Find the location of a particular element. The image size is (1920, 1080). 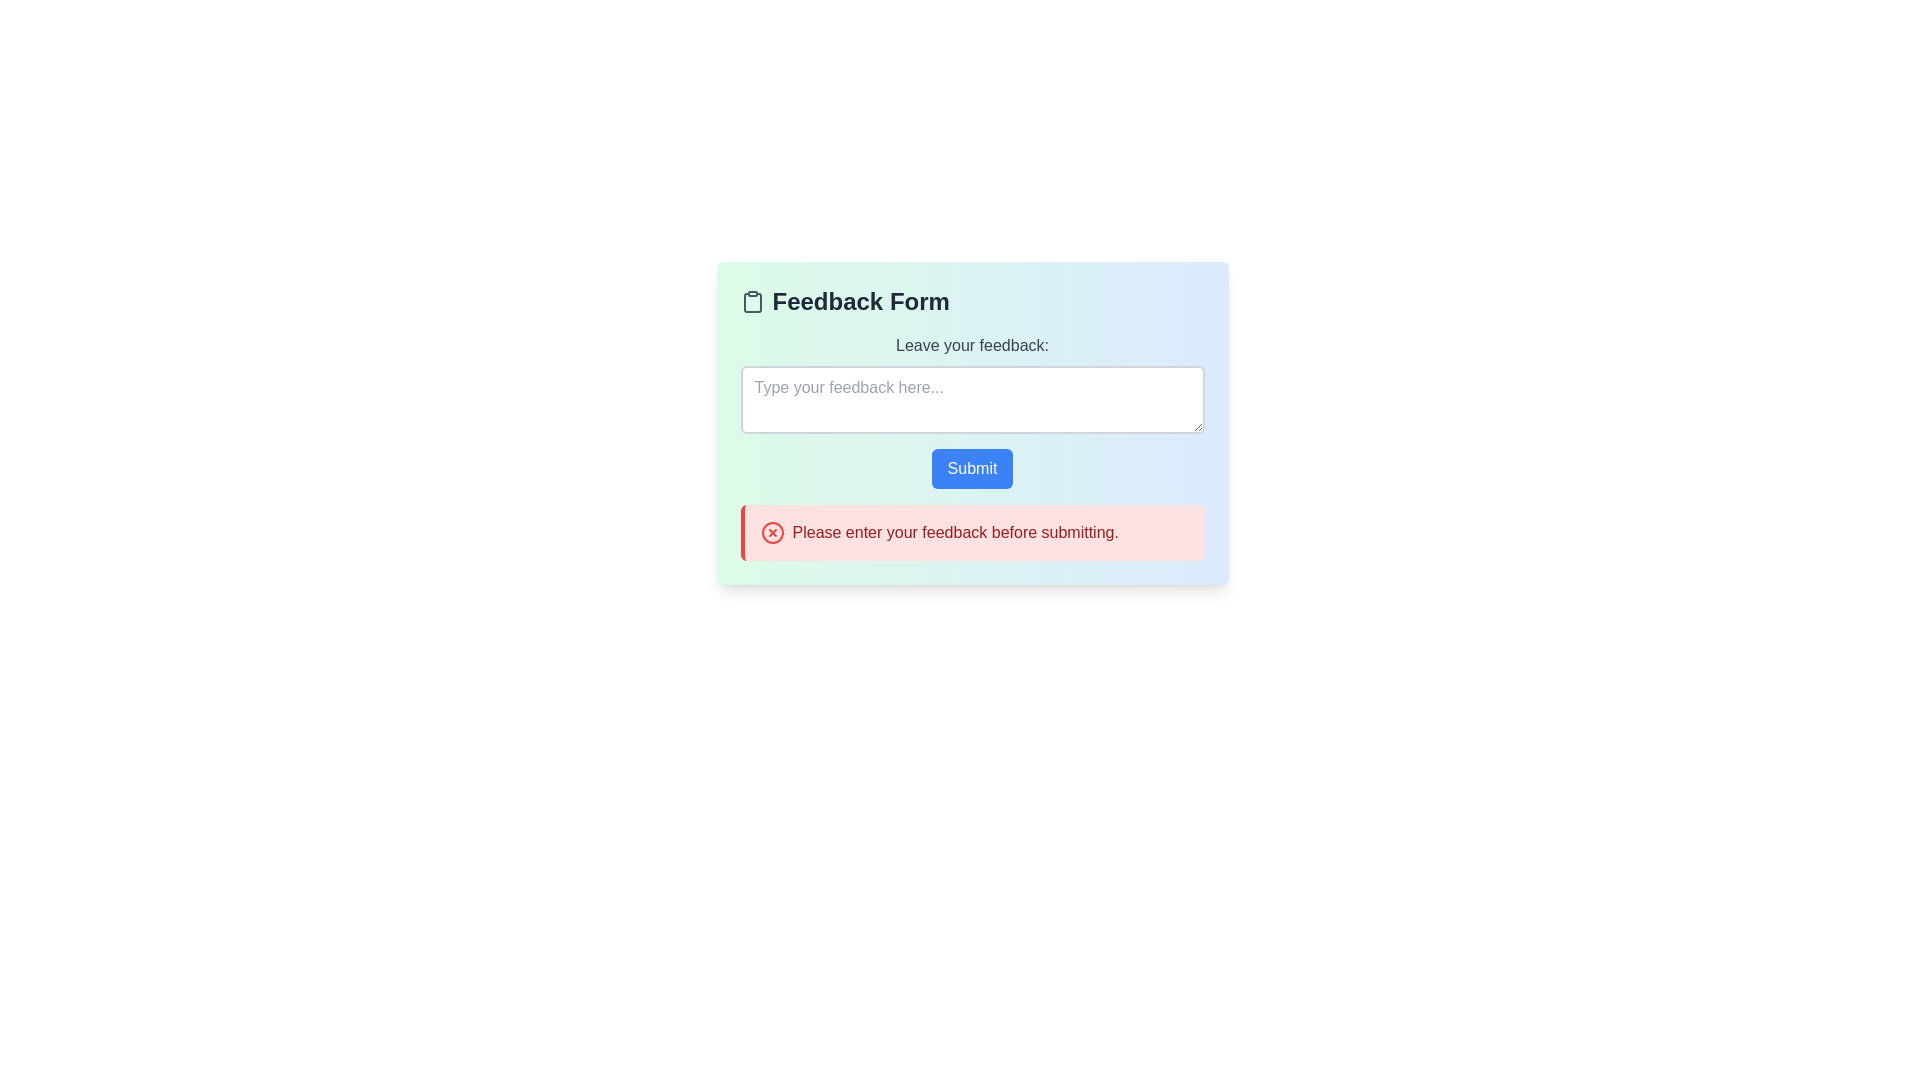

notification box with a red background containing the instruction 'Please enter your feedback before submitting.' is located at coordinates (972, 531).